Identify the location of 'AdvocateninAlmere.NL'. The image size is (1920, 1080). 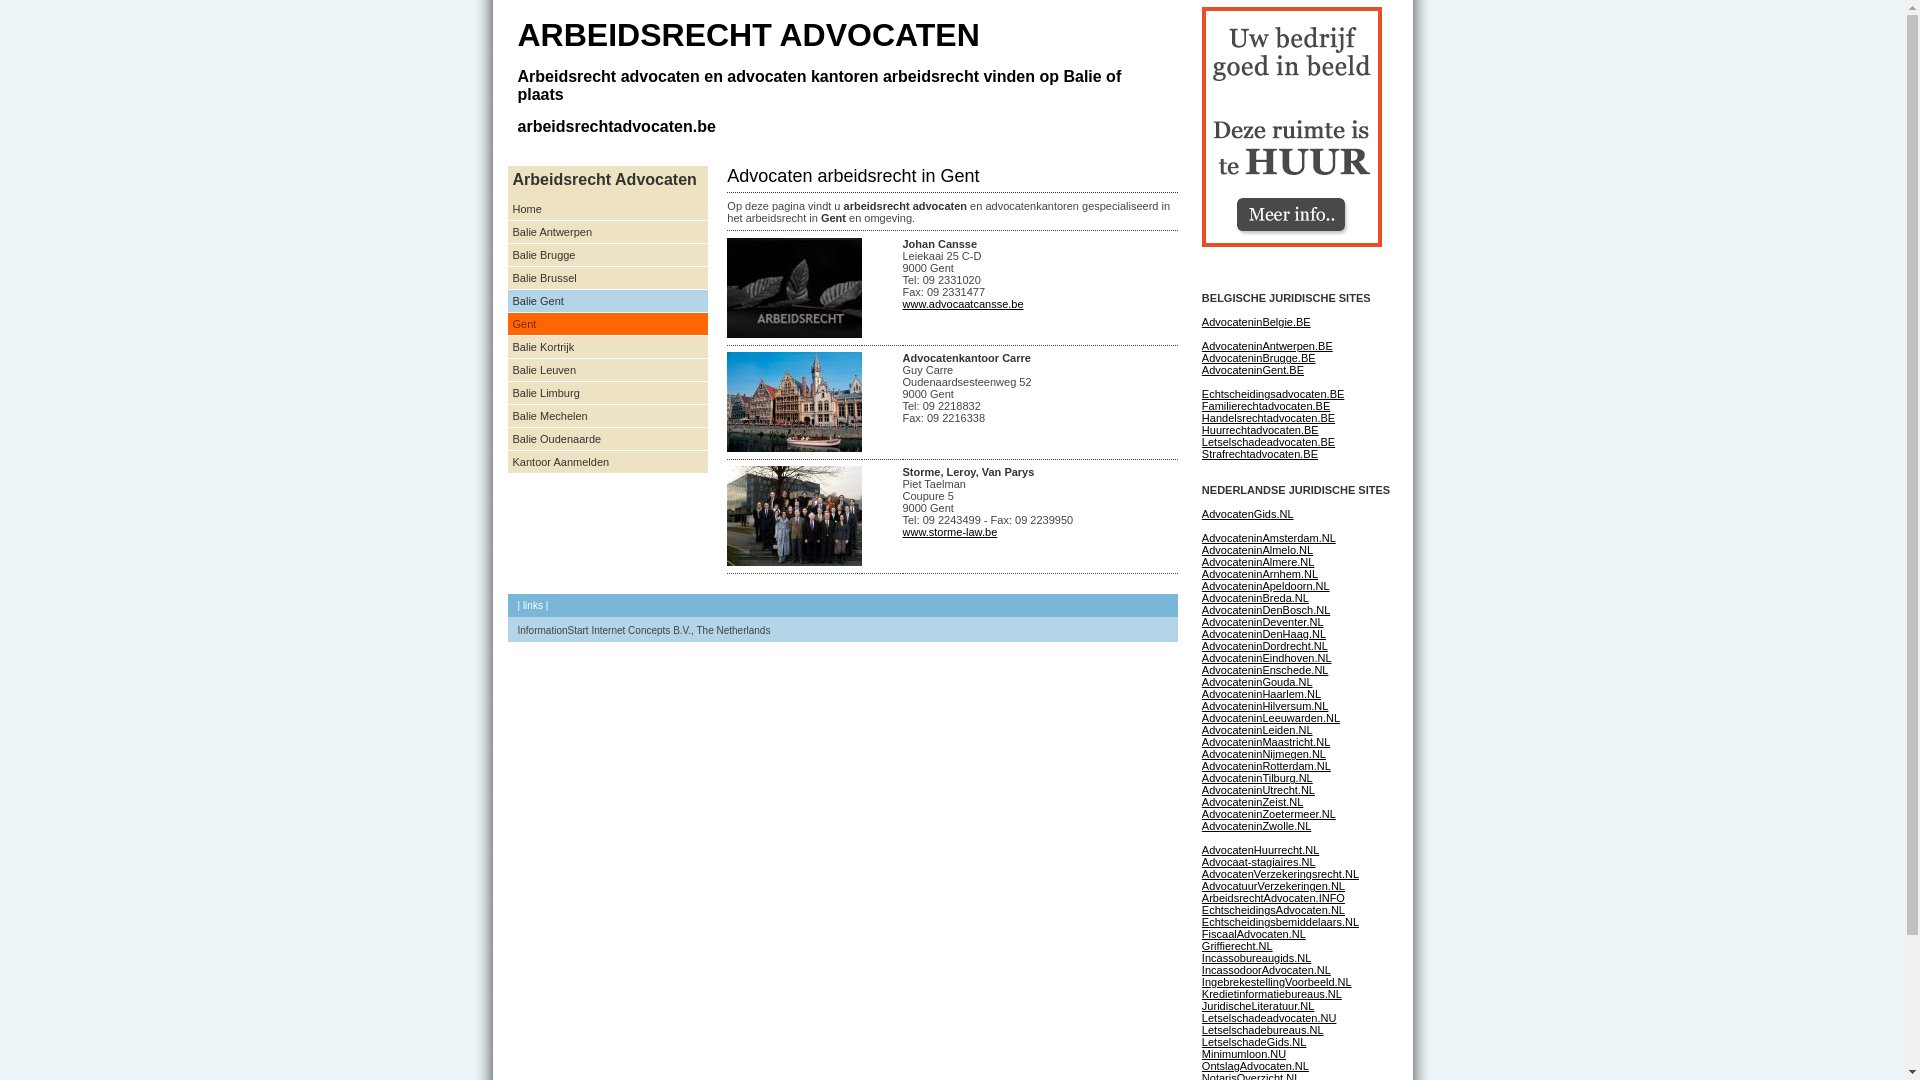
(1257, 562).